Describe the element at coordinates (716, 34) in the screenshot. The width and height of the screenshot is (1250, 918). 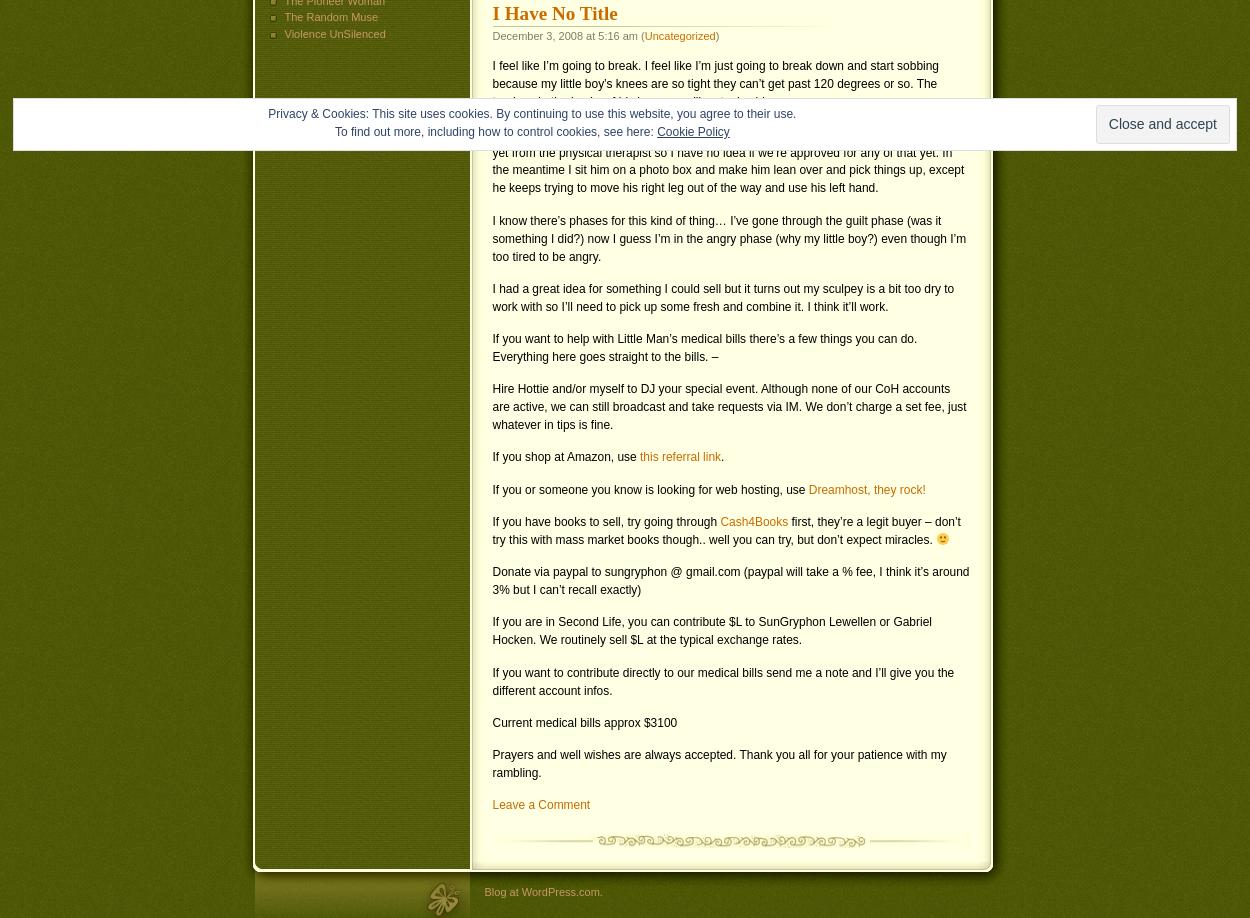
I see `')'` at that location.